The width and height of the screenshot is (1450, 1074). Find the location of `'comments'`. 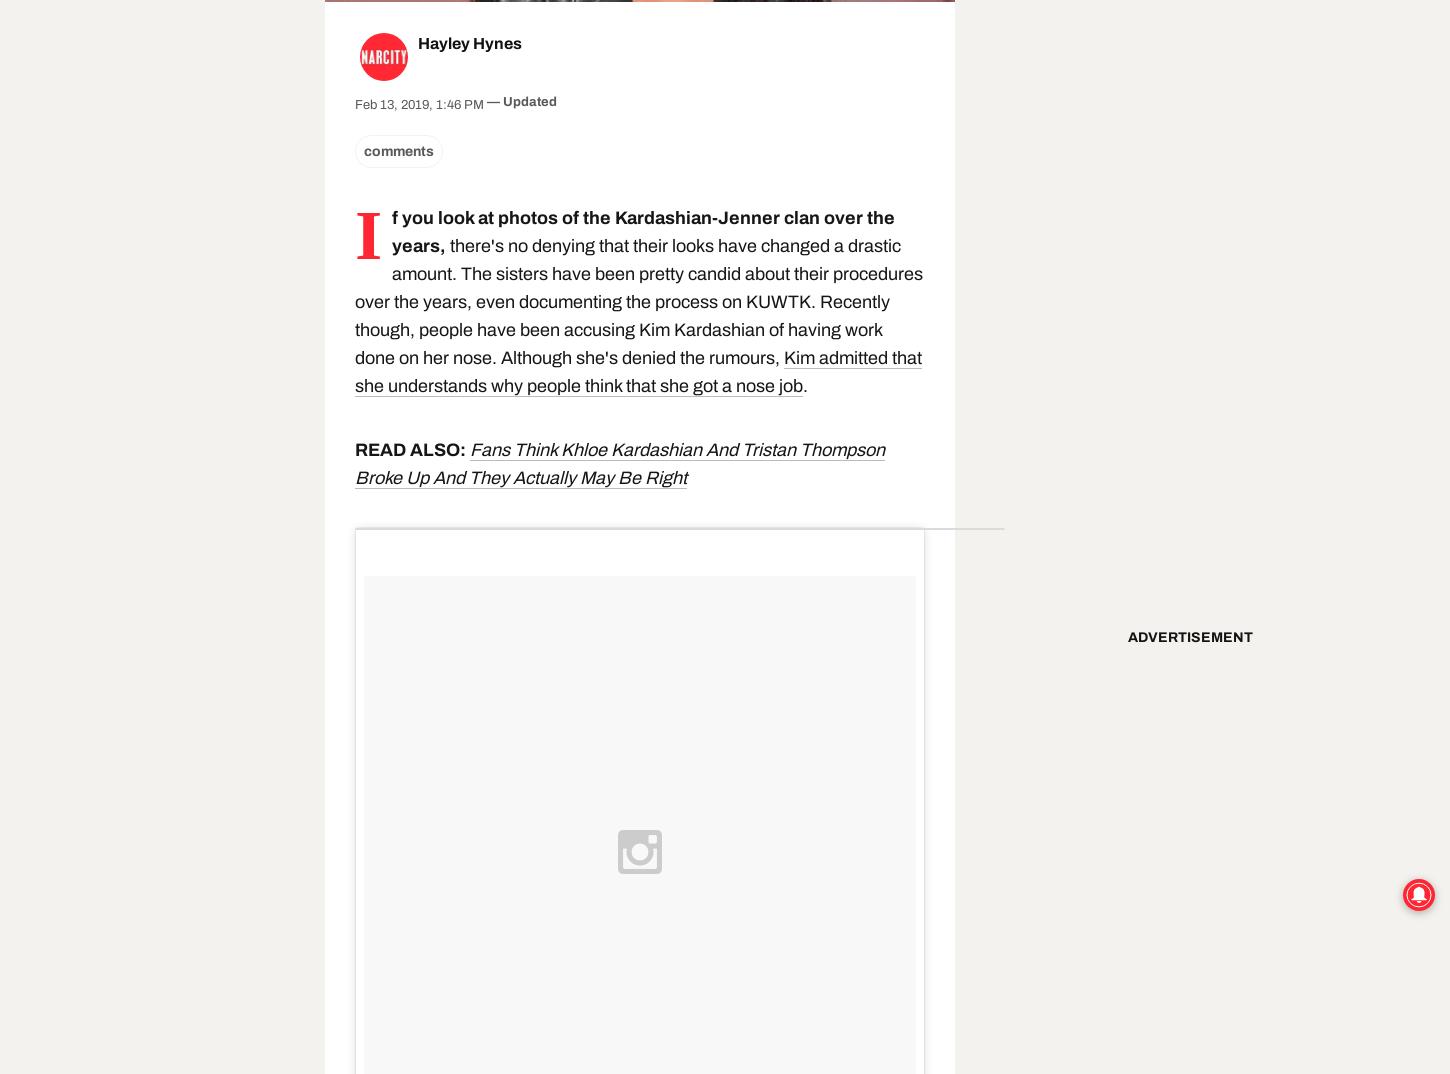

'comments' is located at coordinates (398, 149).